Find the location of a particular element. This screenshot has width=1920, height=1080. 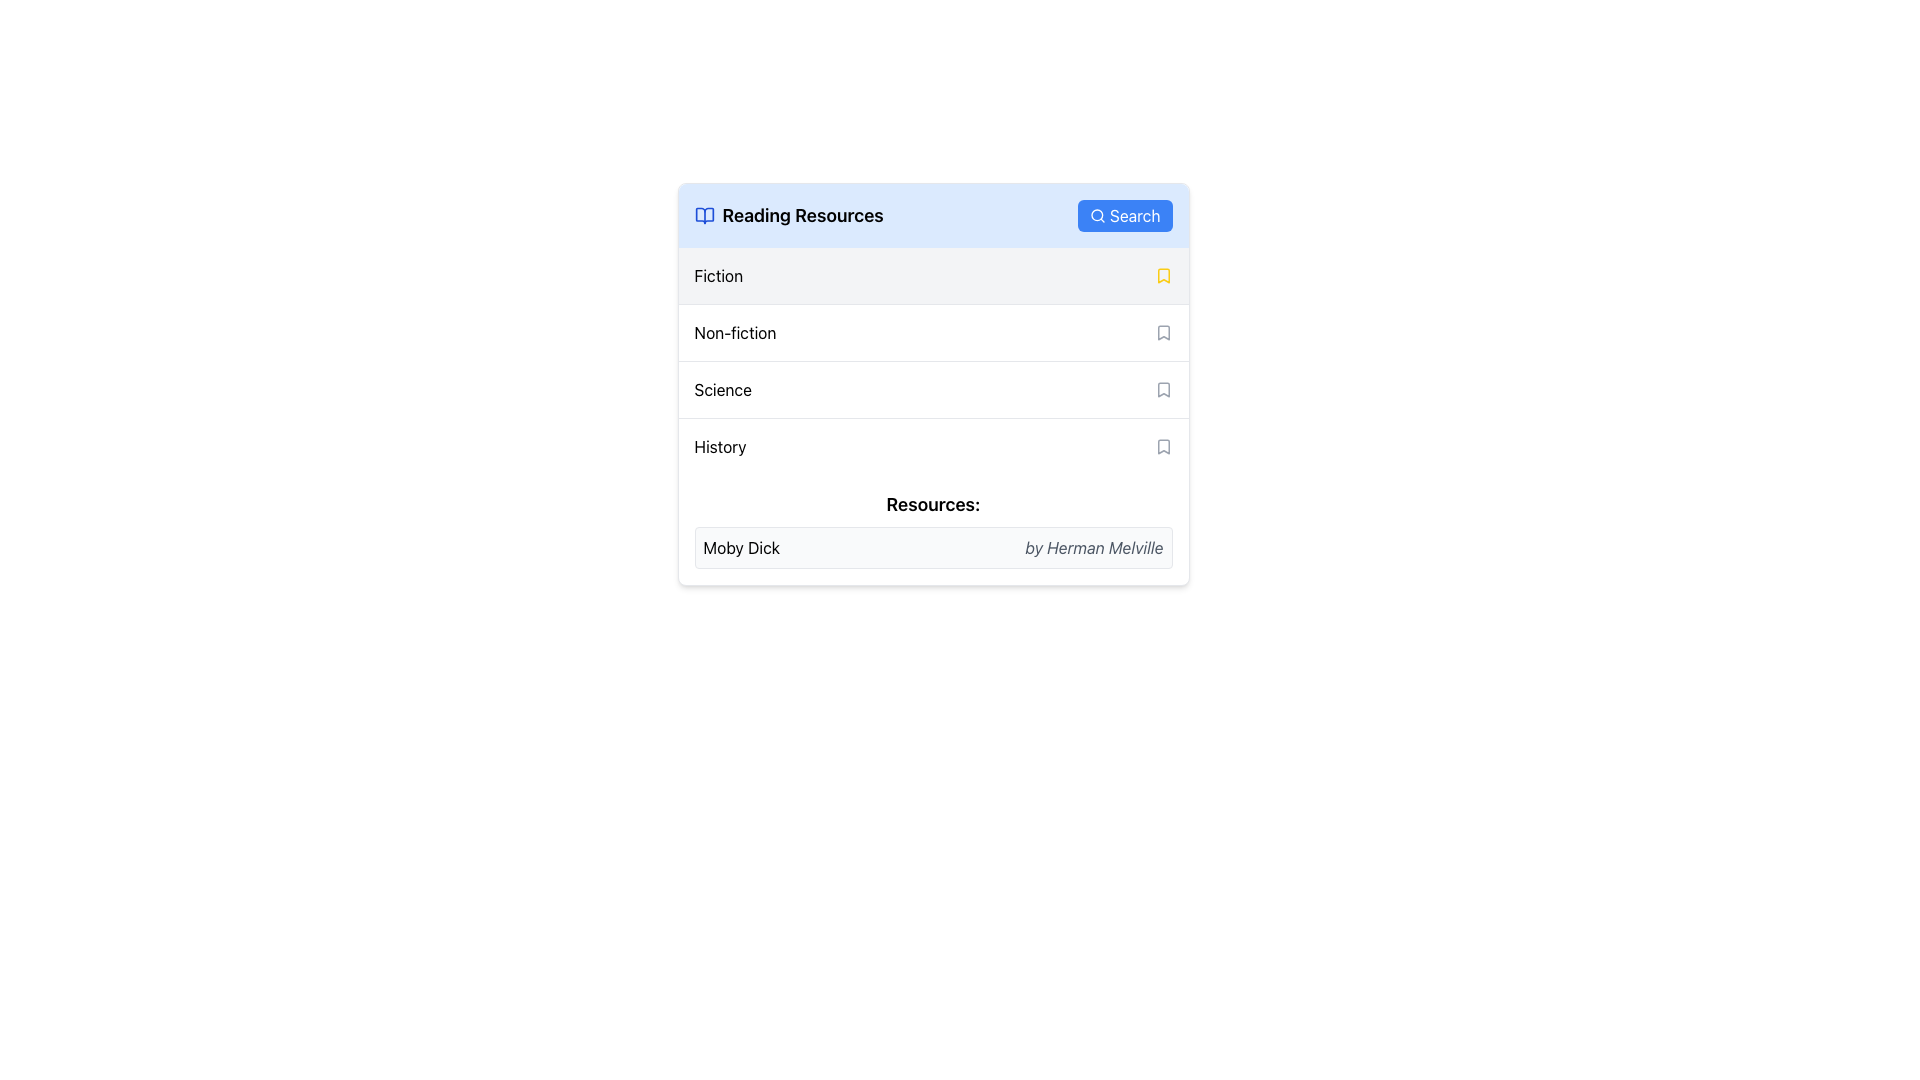

the non-interactive gray bookmark icon located on the far right side of the 'Science' row within a list of categorized topics is located at coordinates (1163, 389).